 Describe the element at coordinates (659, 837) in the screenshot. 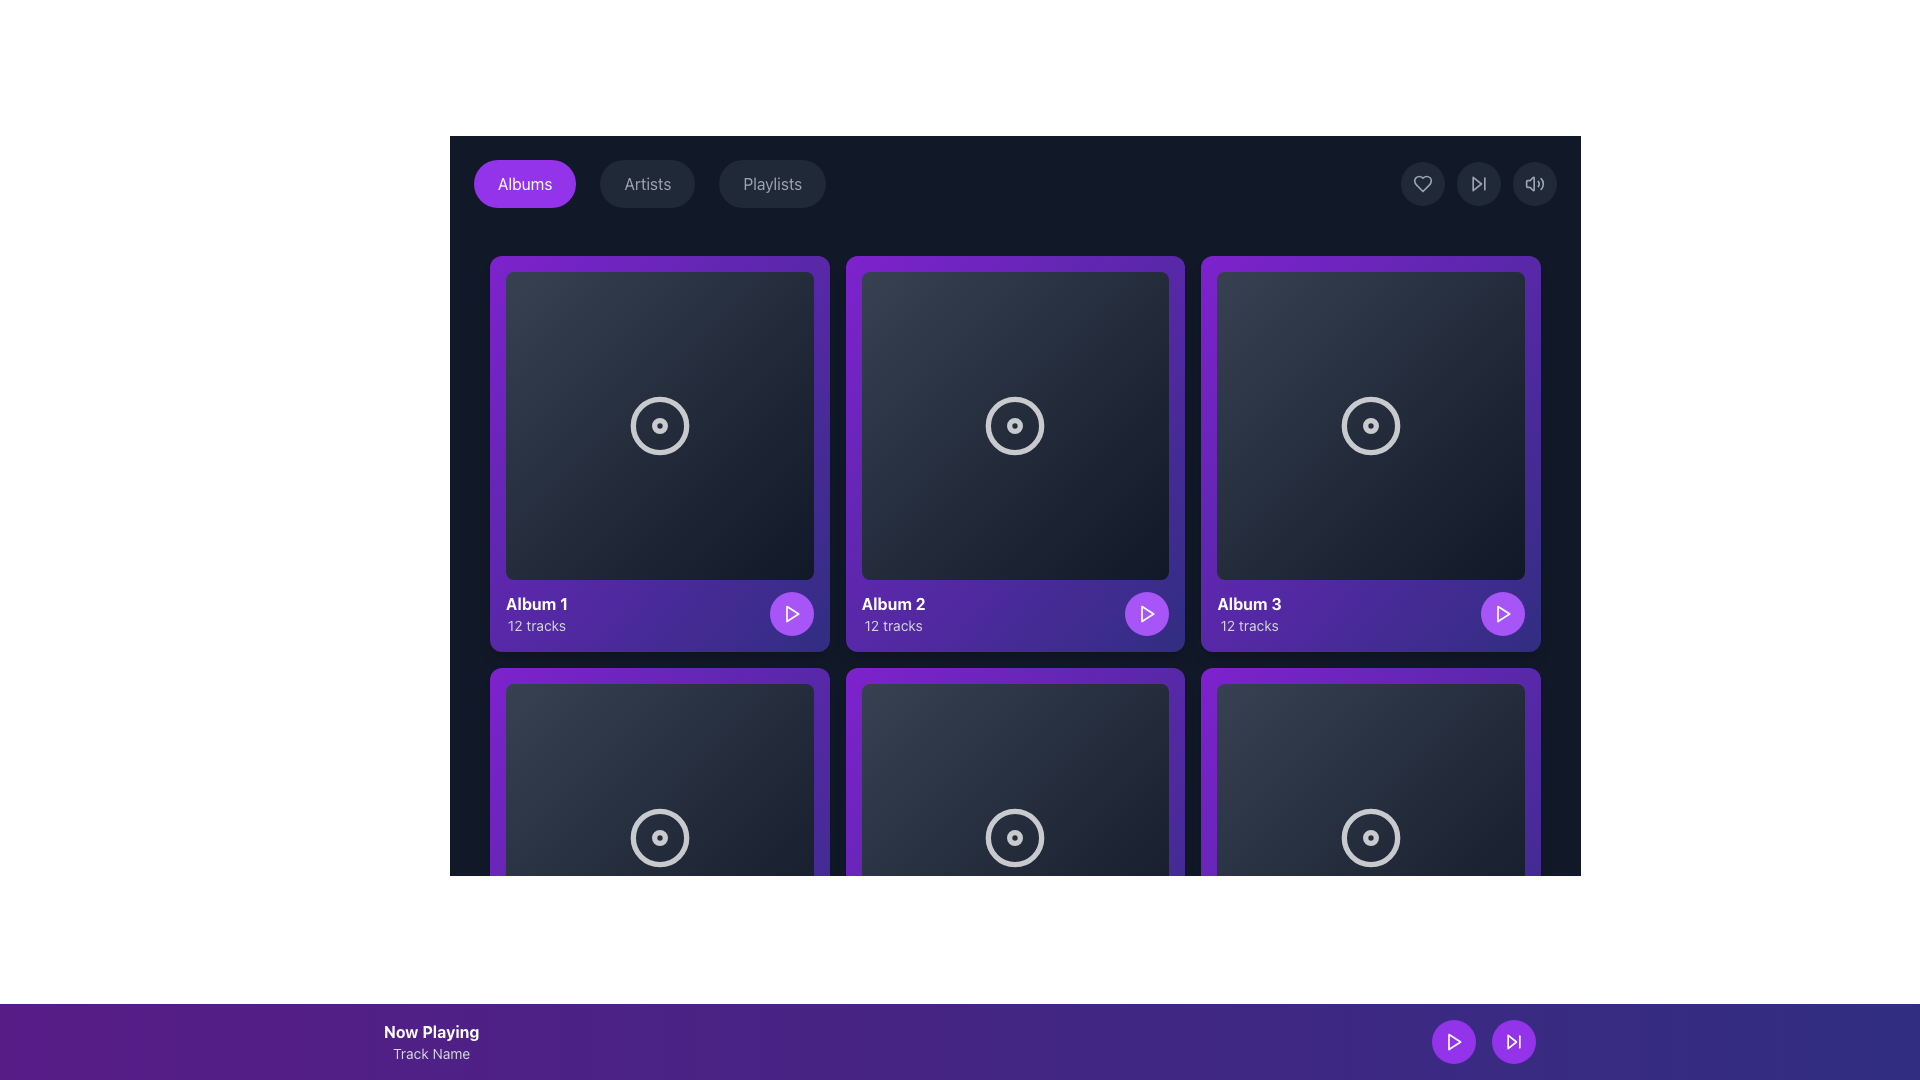

I see `the decorative icon indicating audio or music-related content located in the lower row of the grid layout, specifically in the cell corresponding to the last album item` at that location.